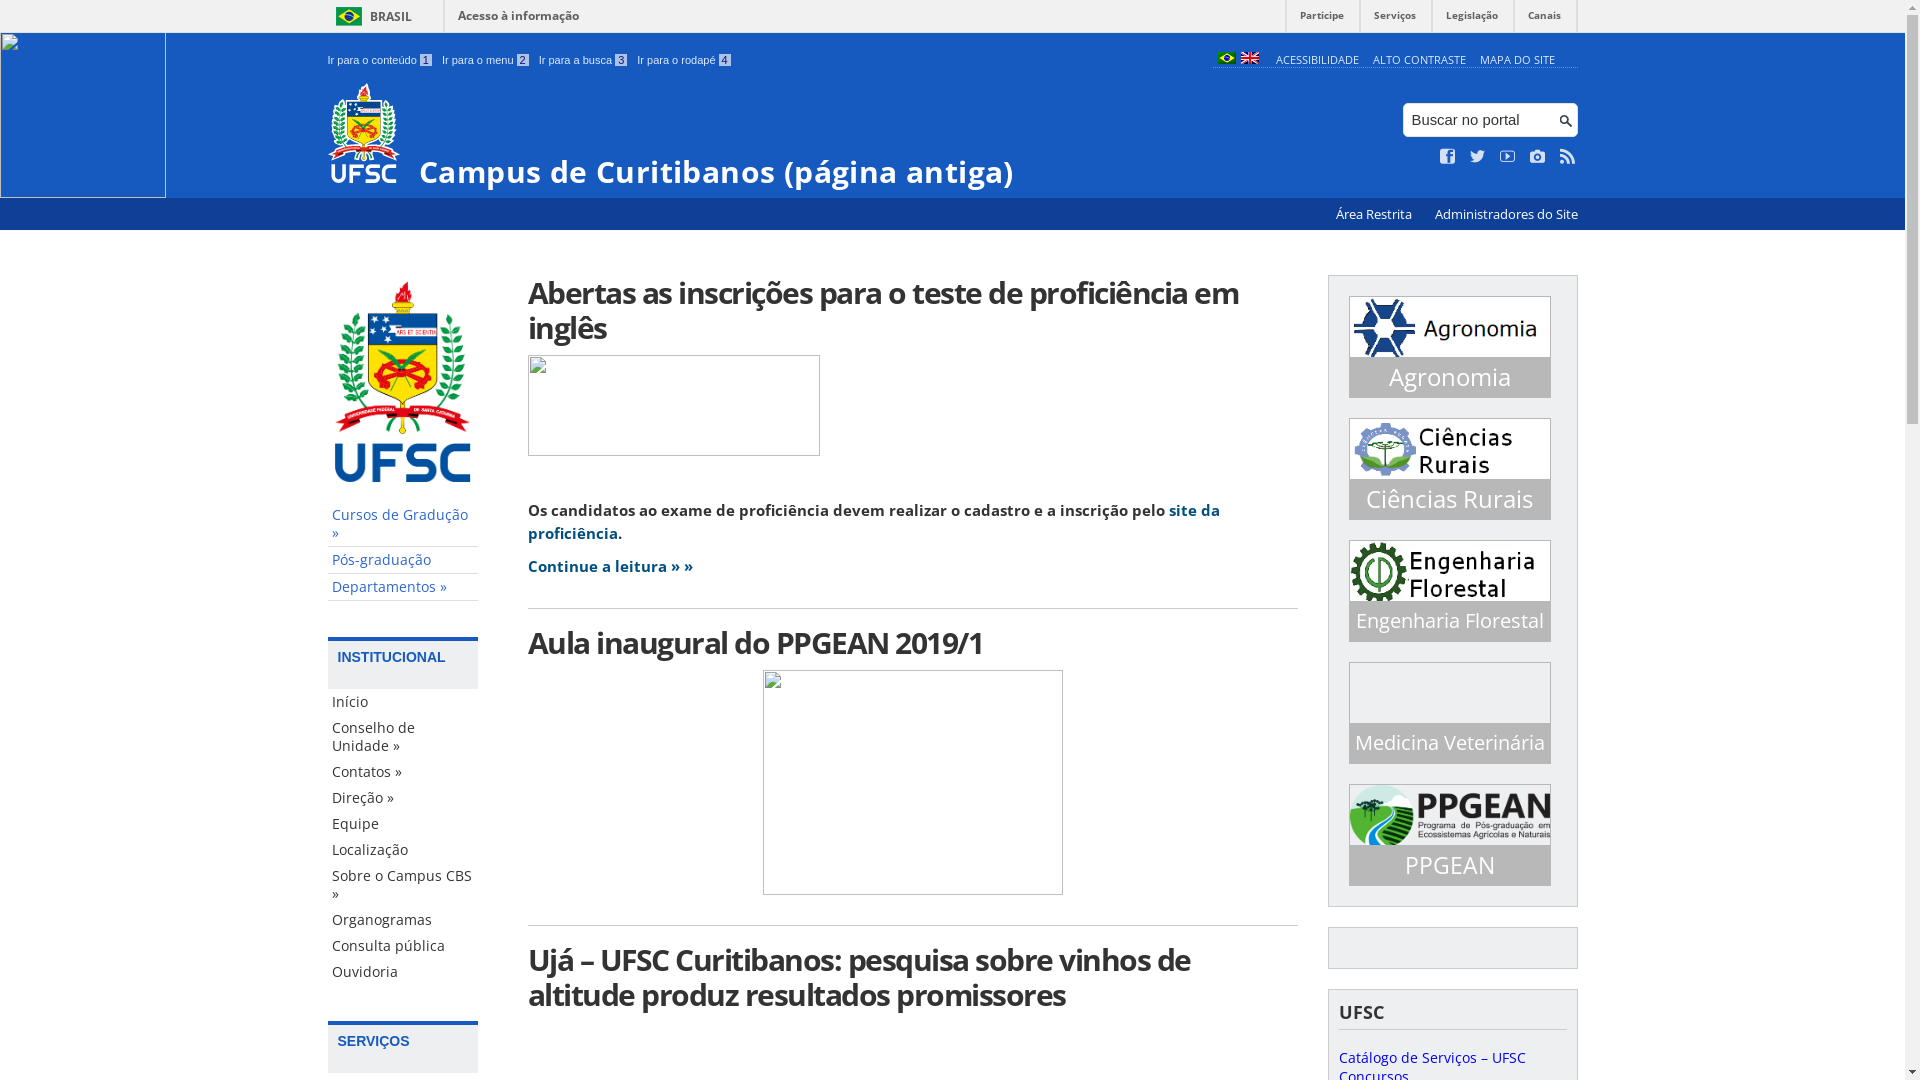  What do you see at coordinates (582, 59) in the screenshot?
I see `'Ir para a busca 3'` at bounding box center [582, 59].